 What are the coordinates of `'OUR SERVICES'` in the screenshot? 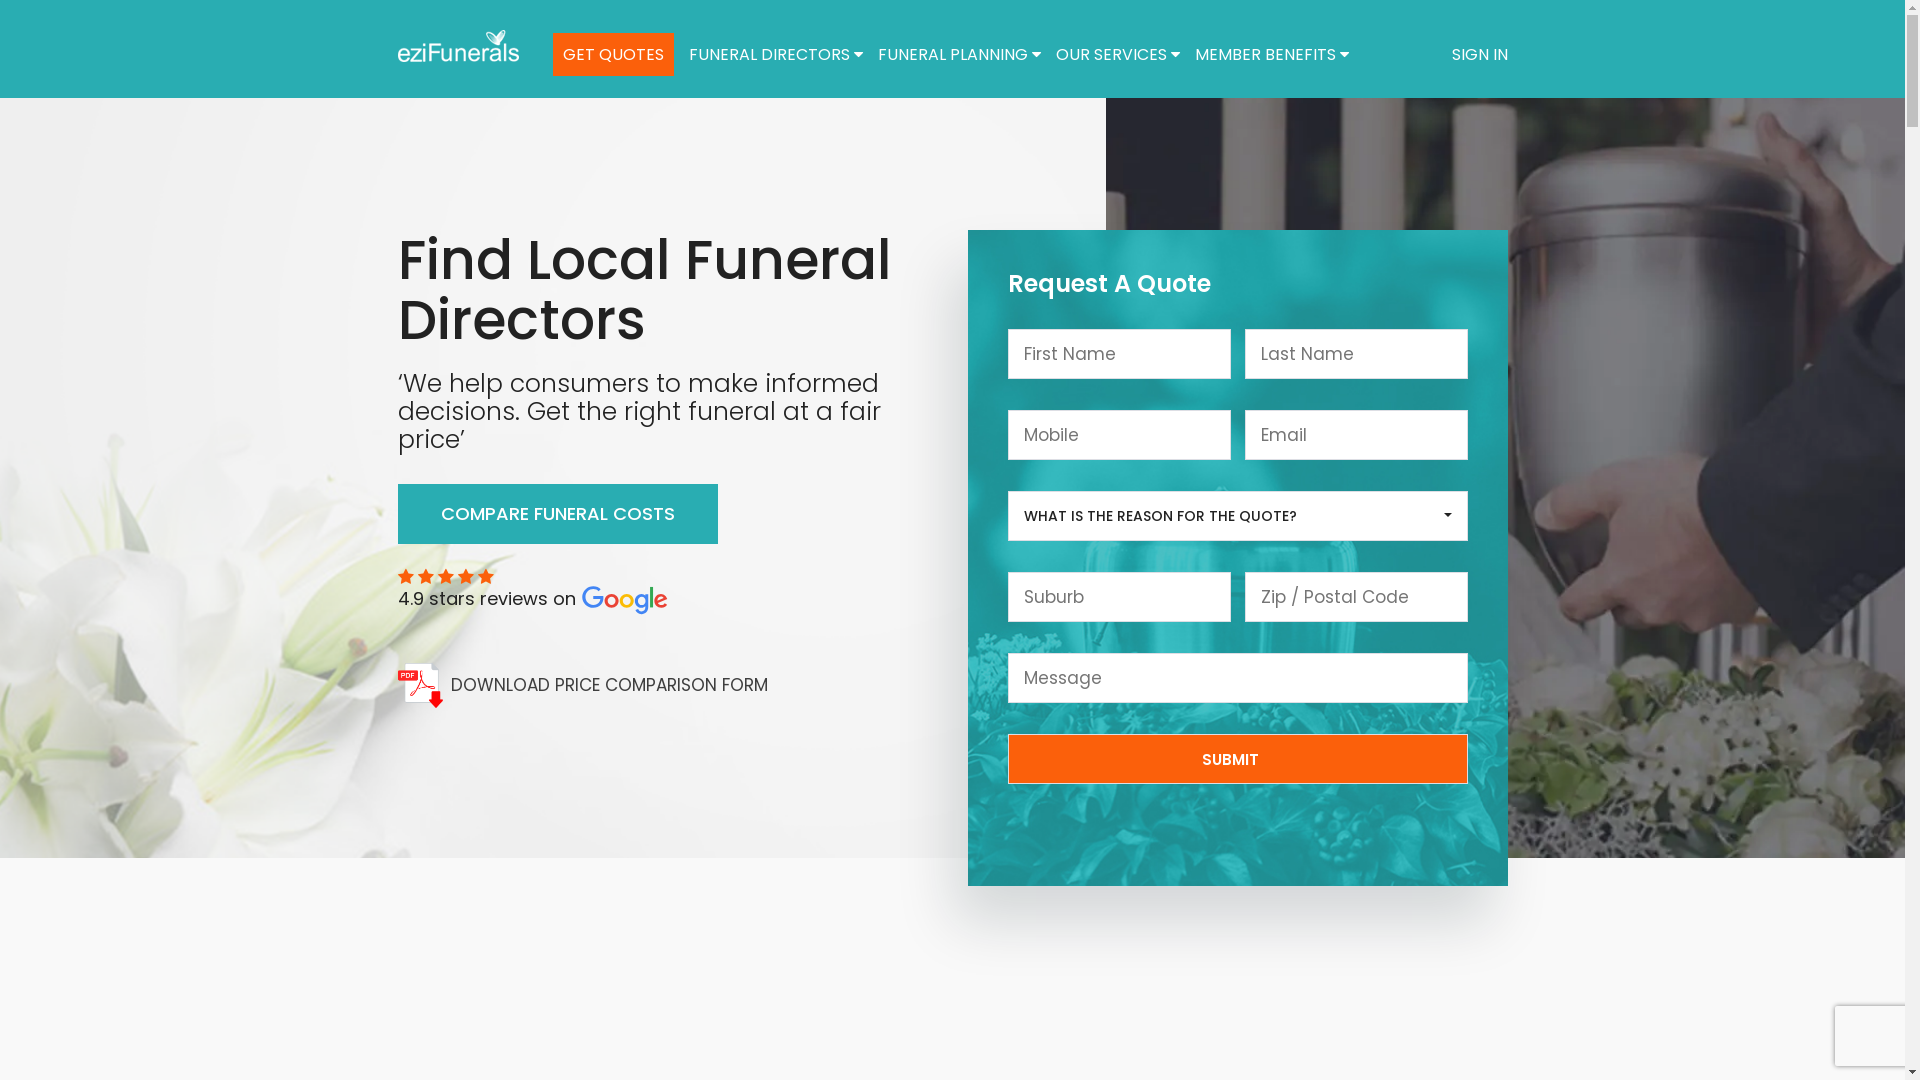 It's located at (1117, 53).